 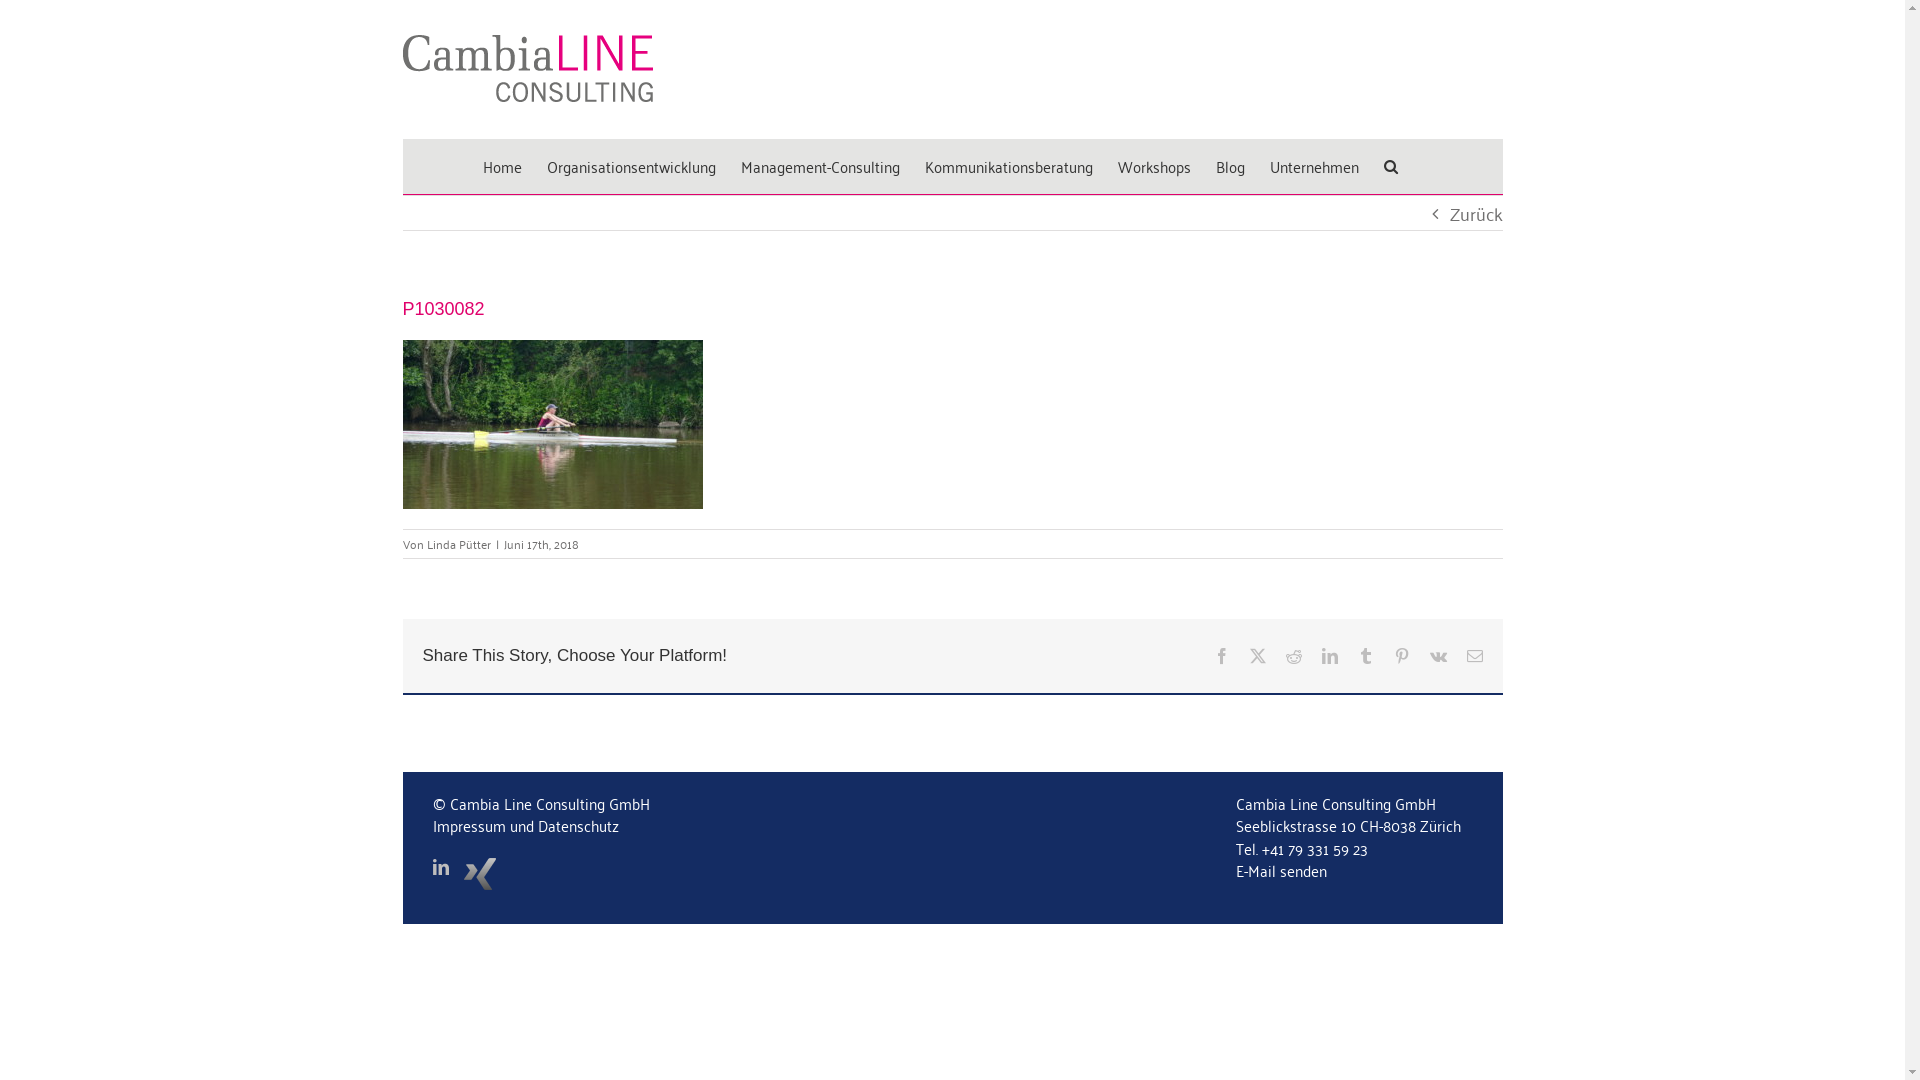 I want to click on 'Blog', so click(x=1229, y=165).